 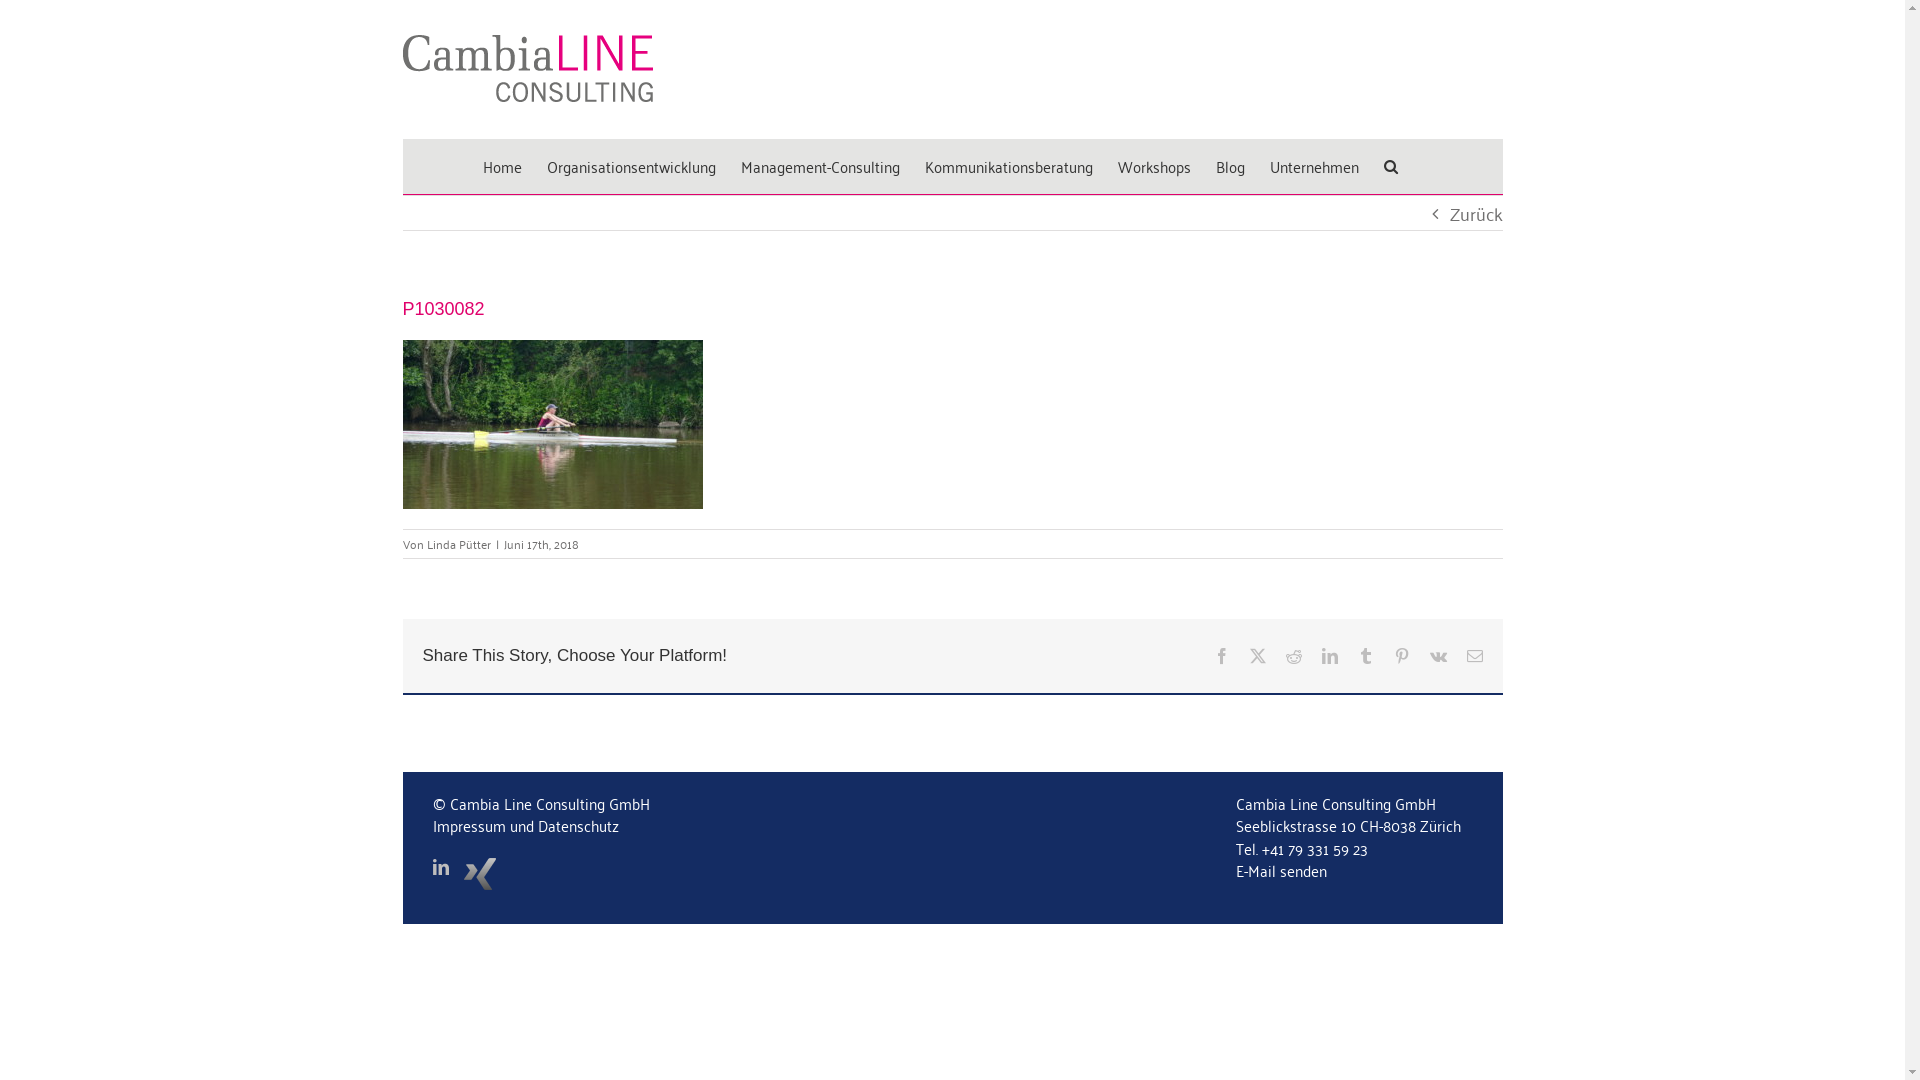 I want to click on 'Blog', so click(x=1229, y=165).